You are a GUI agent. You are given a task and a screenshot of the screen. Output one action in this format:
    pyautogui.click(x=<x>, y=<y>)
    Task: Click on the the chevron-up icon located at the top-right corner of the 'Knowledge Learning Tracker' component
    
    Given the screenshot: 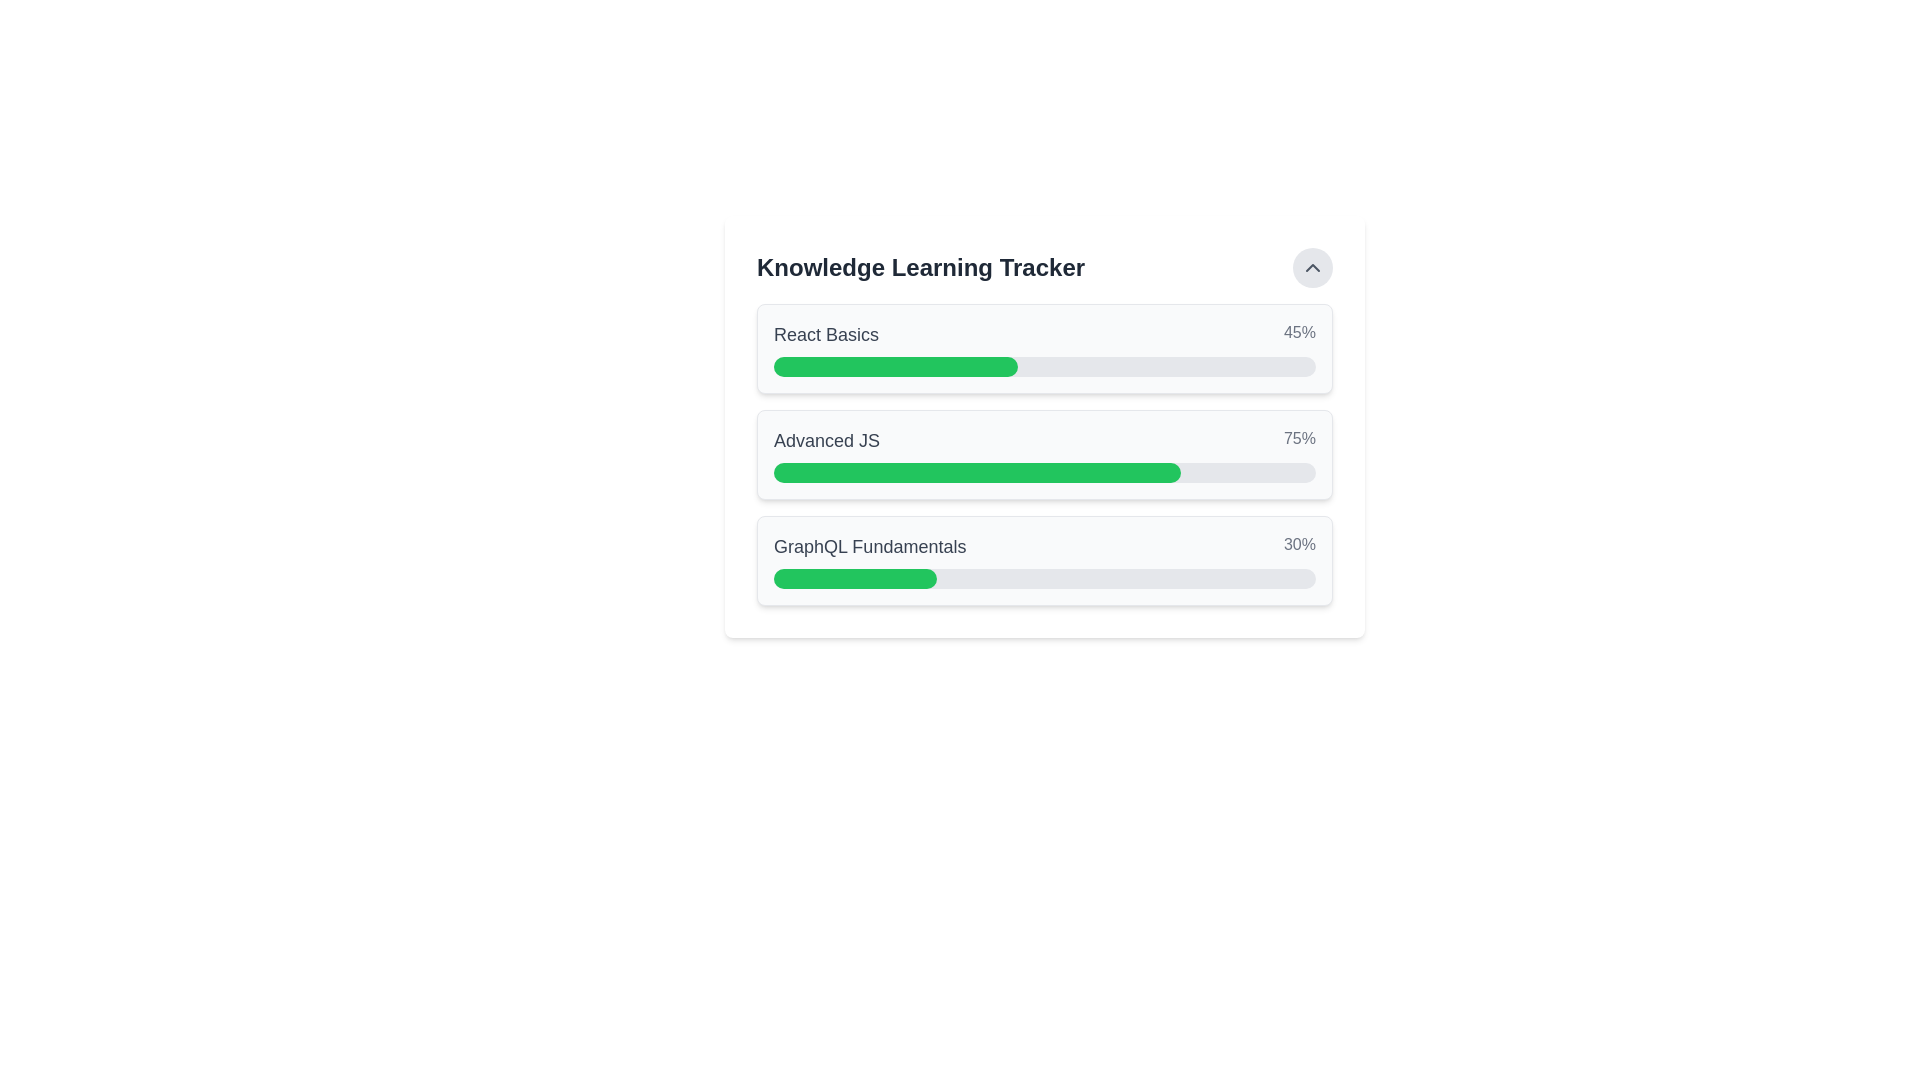 What is the action you would take?
    pyautogui.click(x=1313, y=266)
    